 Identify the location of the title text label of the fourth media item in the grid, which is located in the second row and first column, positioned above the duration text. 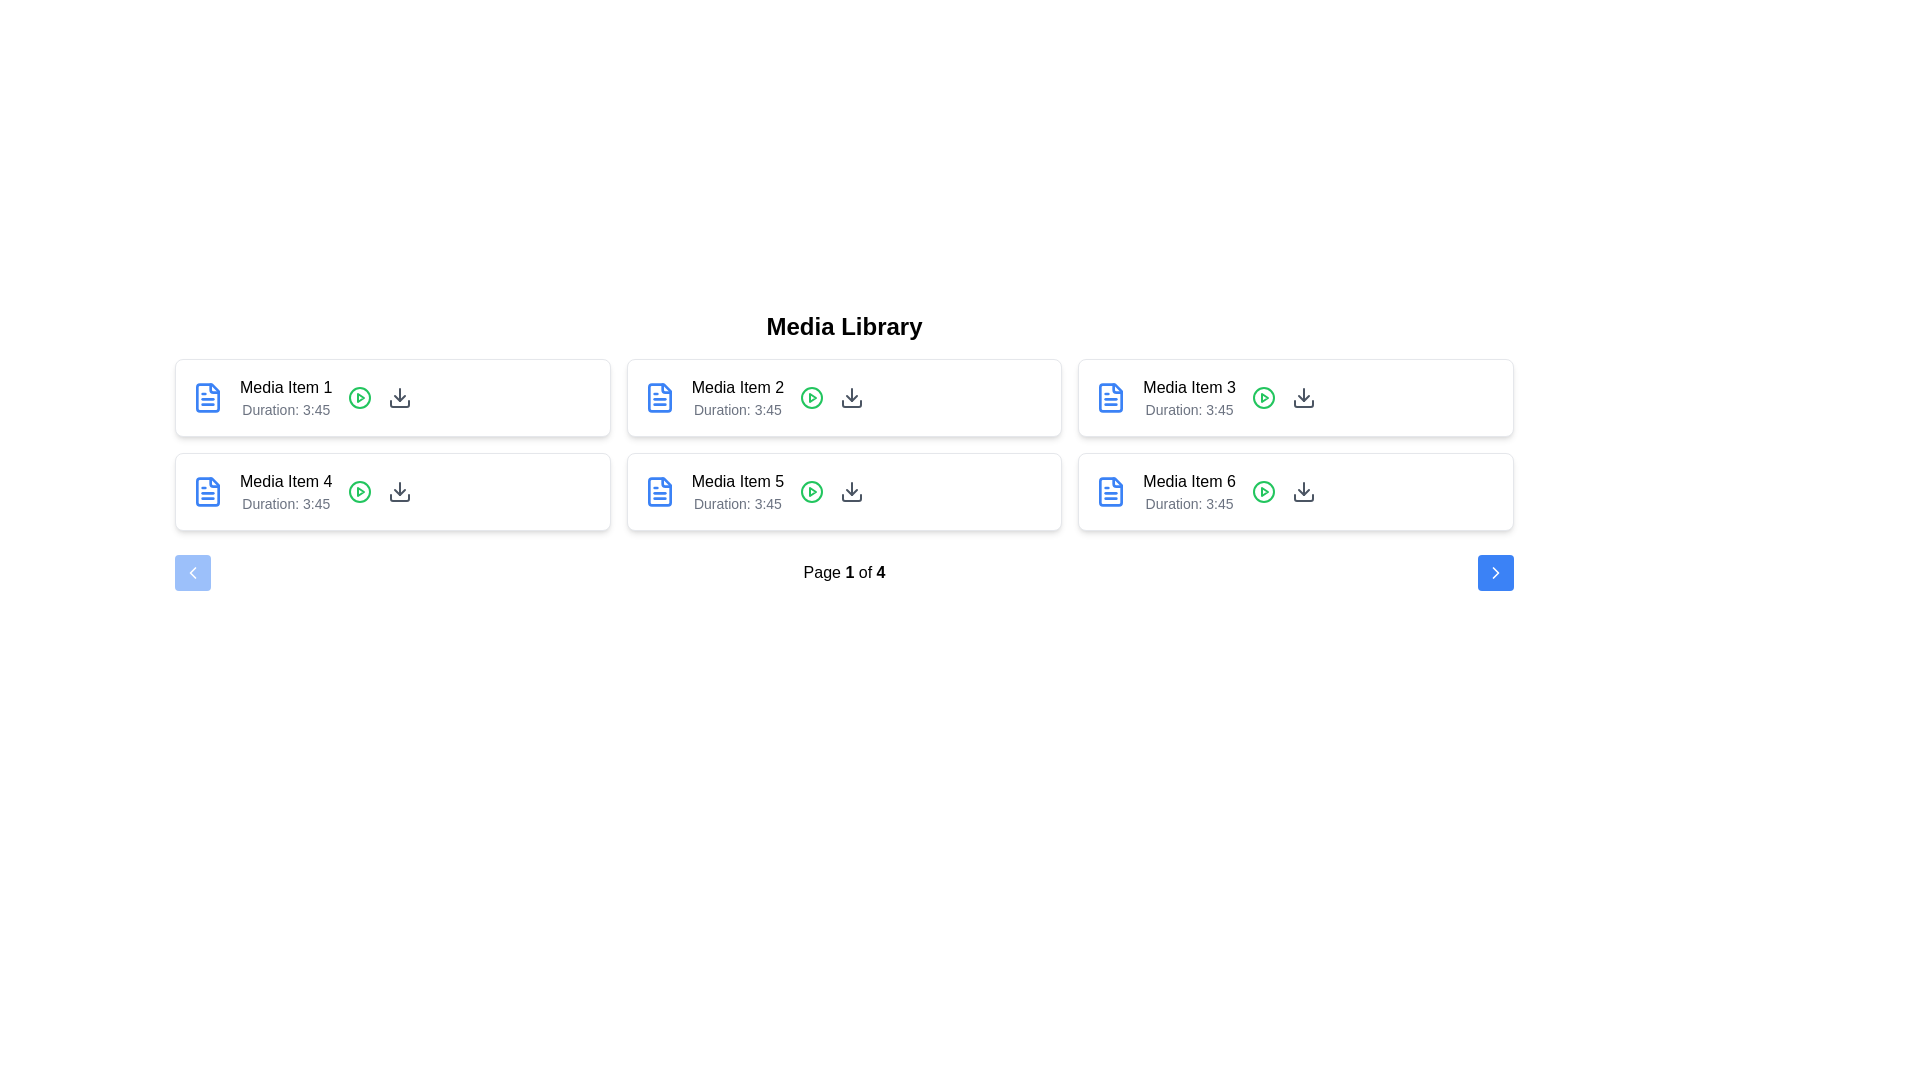
(285, 482).